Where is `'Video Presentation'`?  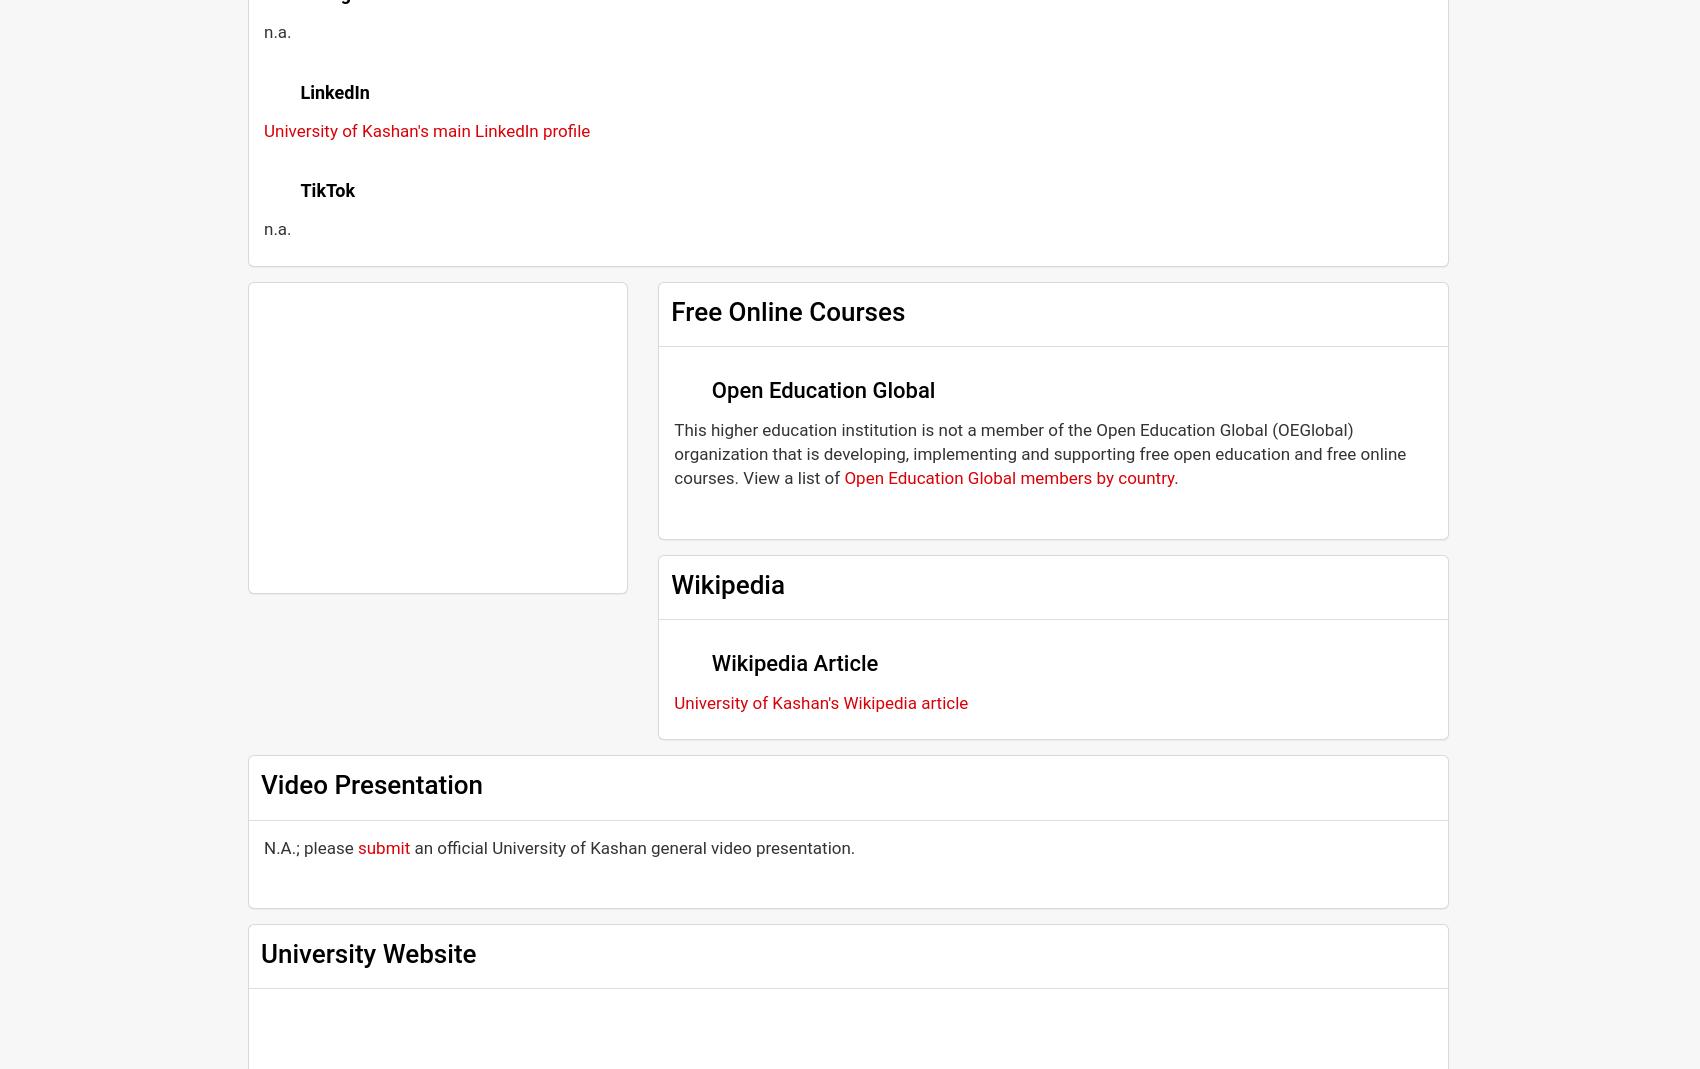 'Video Presentation' is located at coordinates (370, 784).